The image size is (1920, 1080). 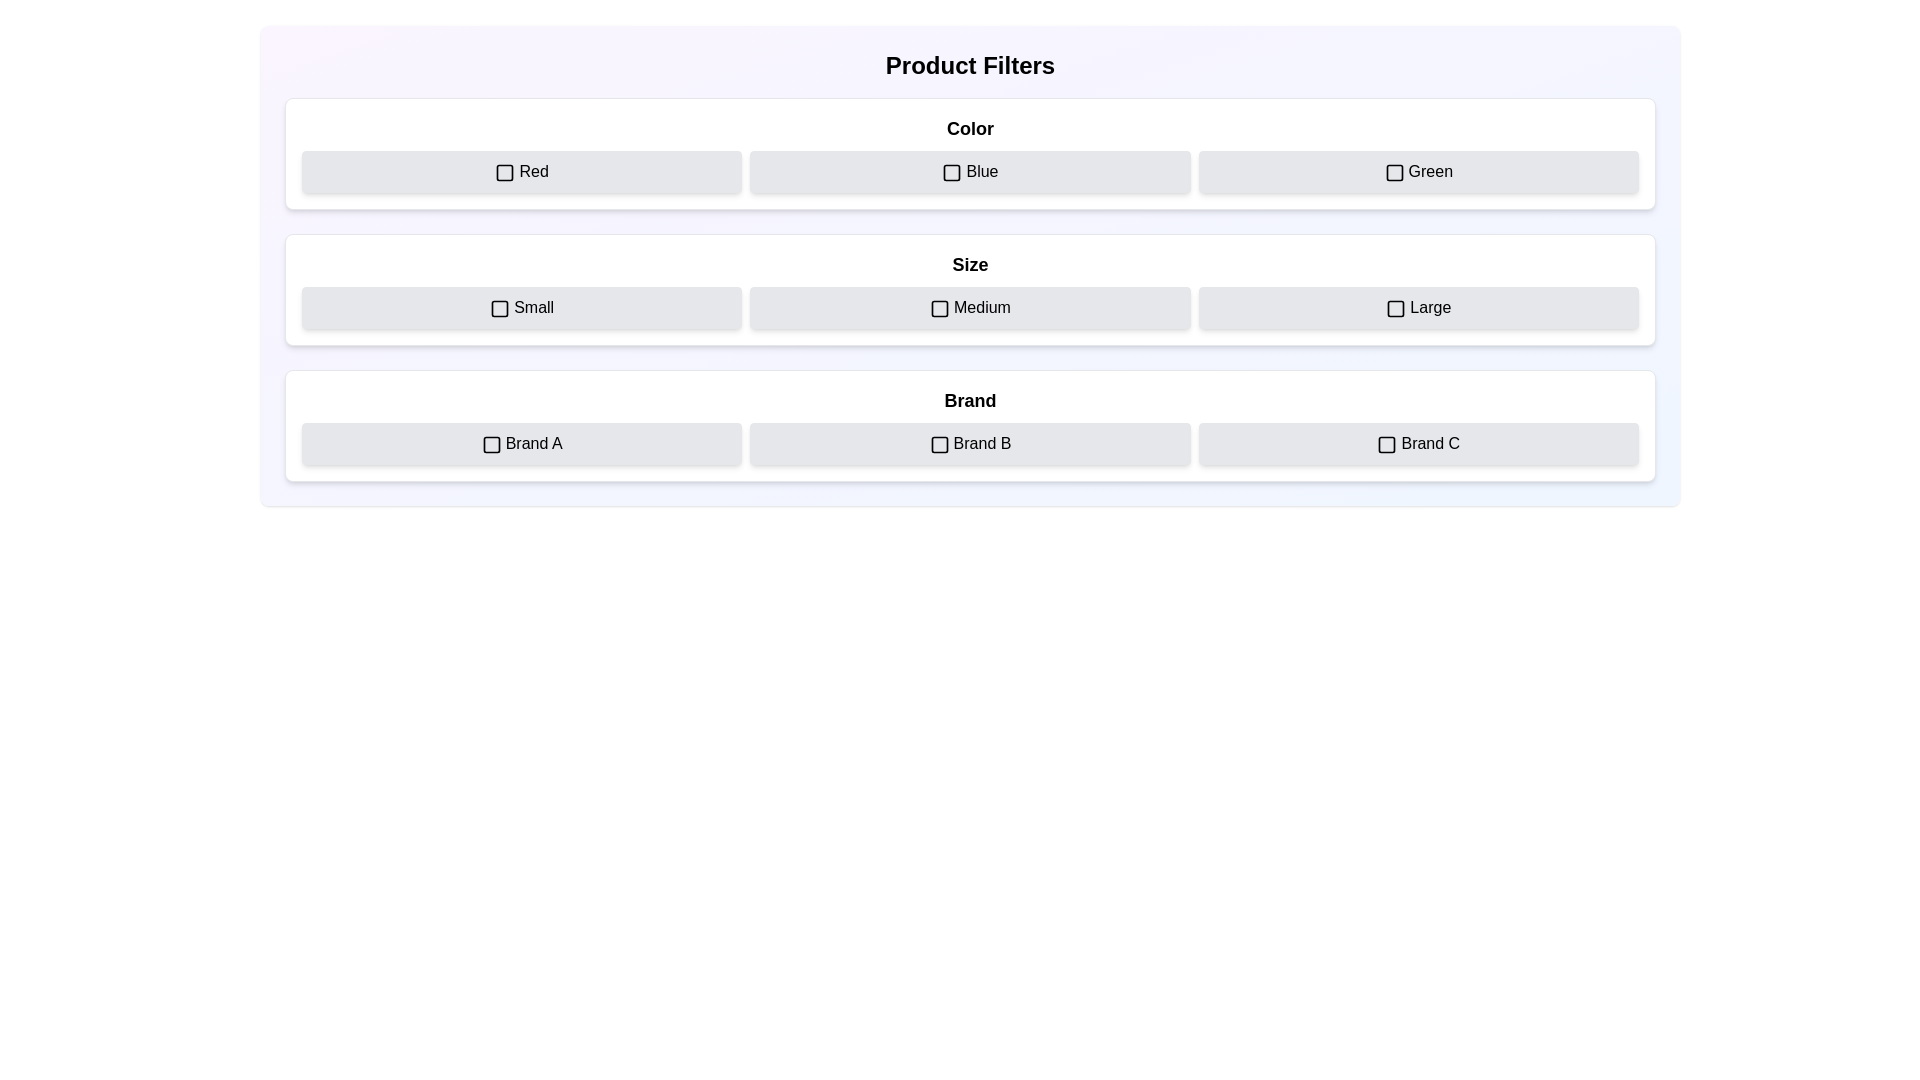 What do you see at coordinates (1417, 442) in the screenshot?
I see `the 'Brand C' filter button with a checkbox, which is a light gray rectangular button with rounded corners located in the 'Brand' section` at bounding box center [1417, 442].